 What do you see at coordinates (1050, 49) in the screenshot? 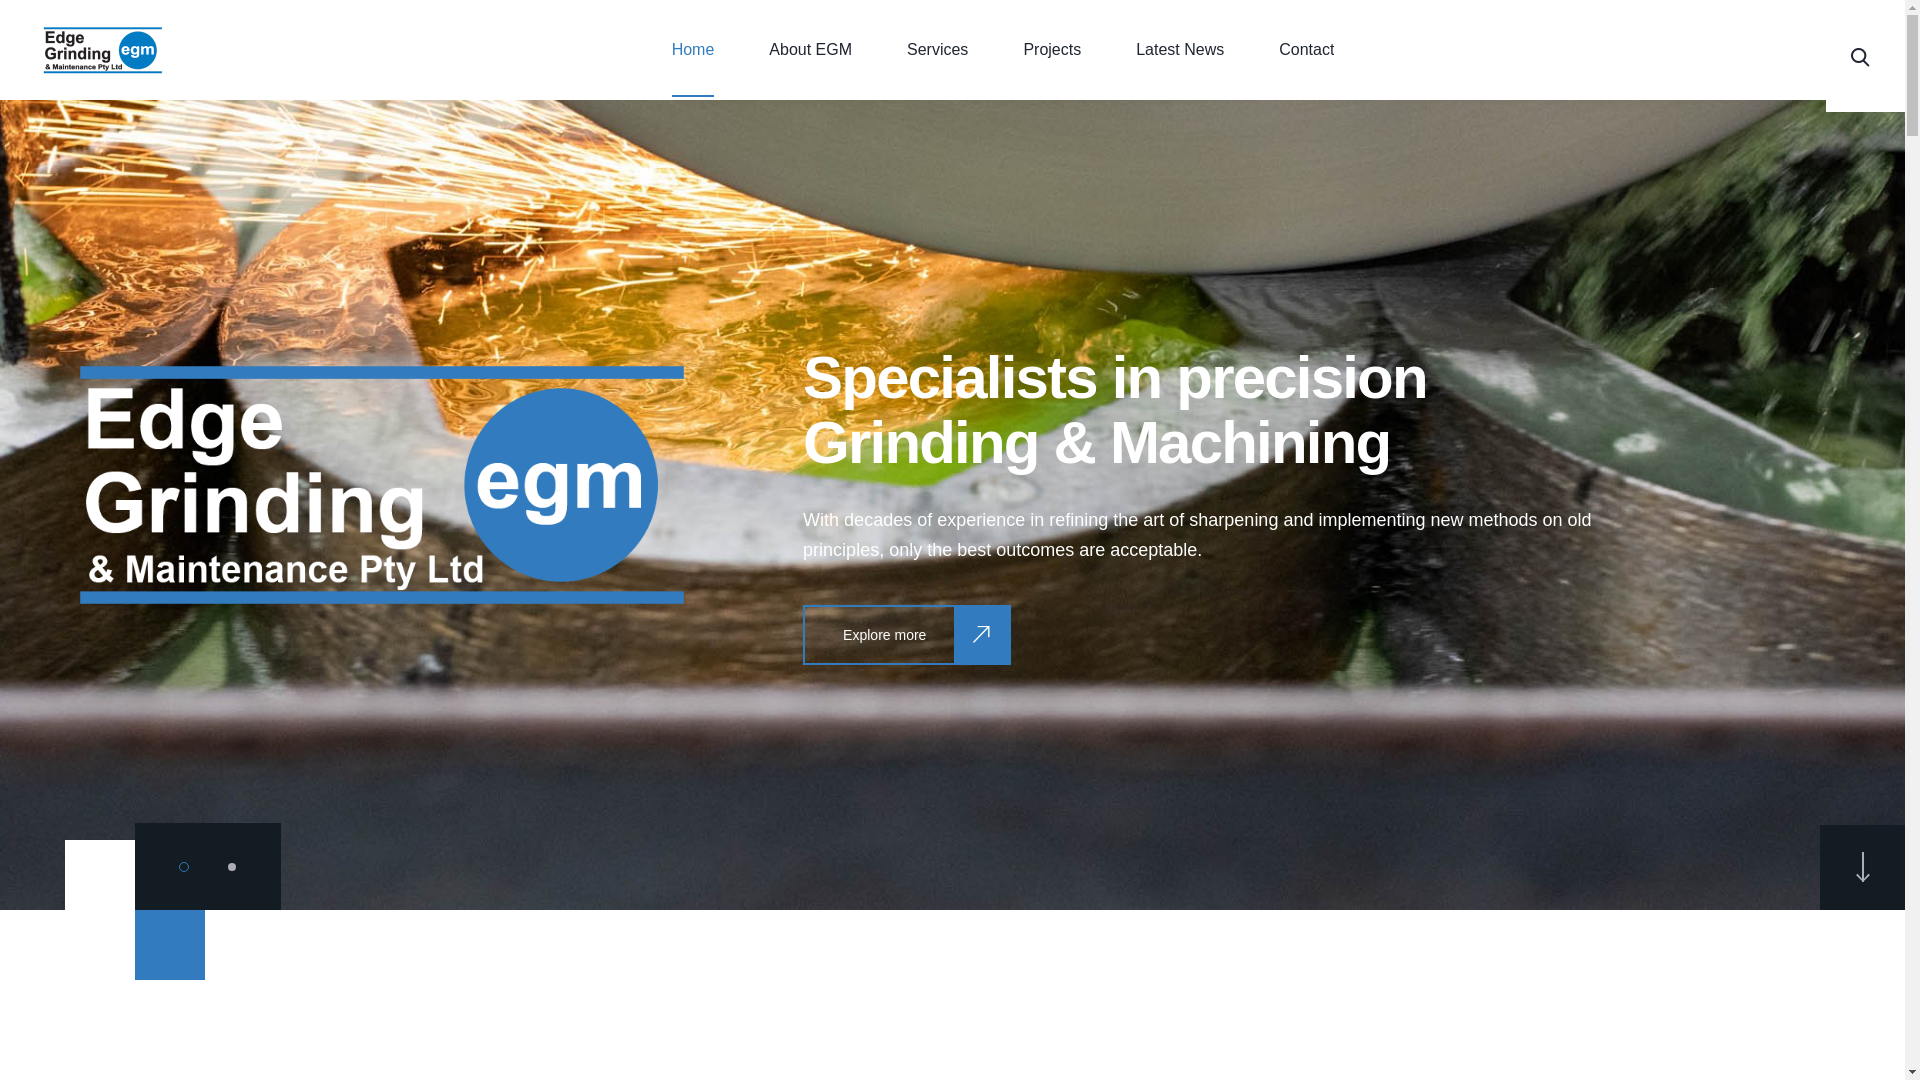
I see `'Projects'` at bounding box center [1050, 49].